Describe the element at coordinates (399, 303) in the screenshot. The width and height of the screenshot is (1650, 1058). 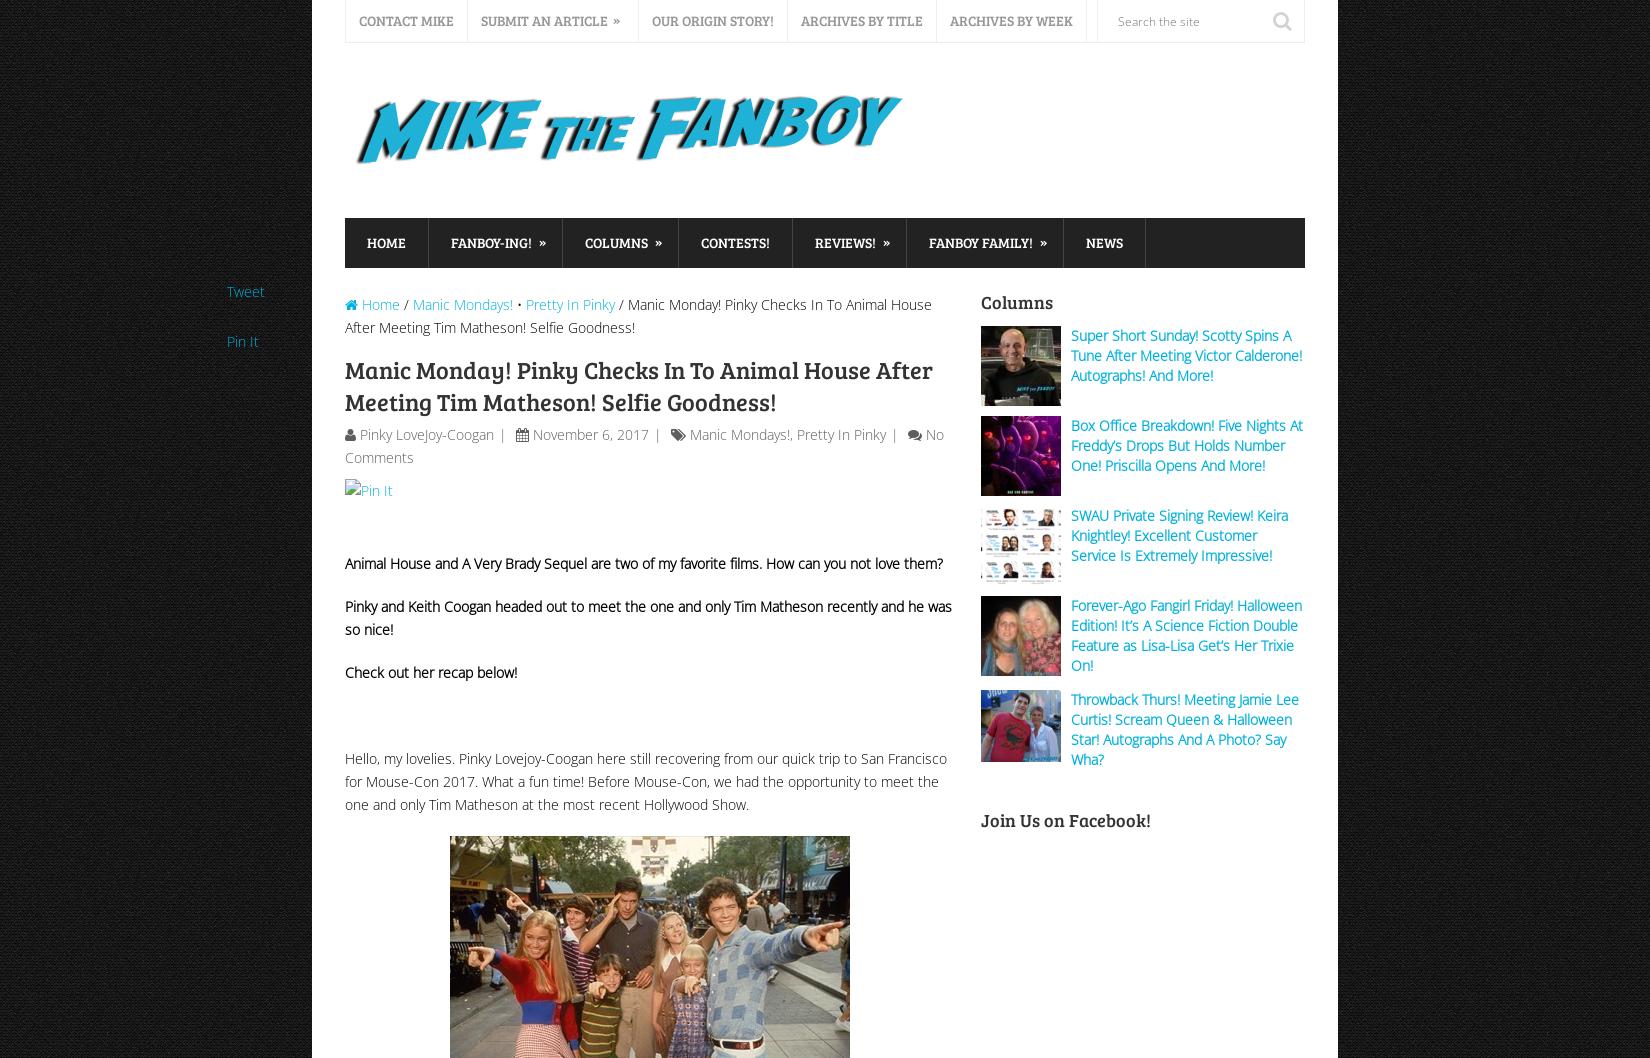
I see `'/'` at that location.